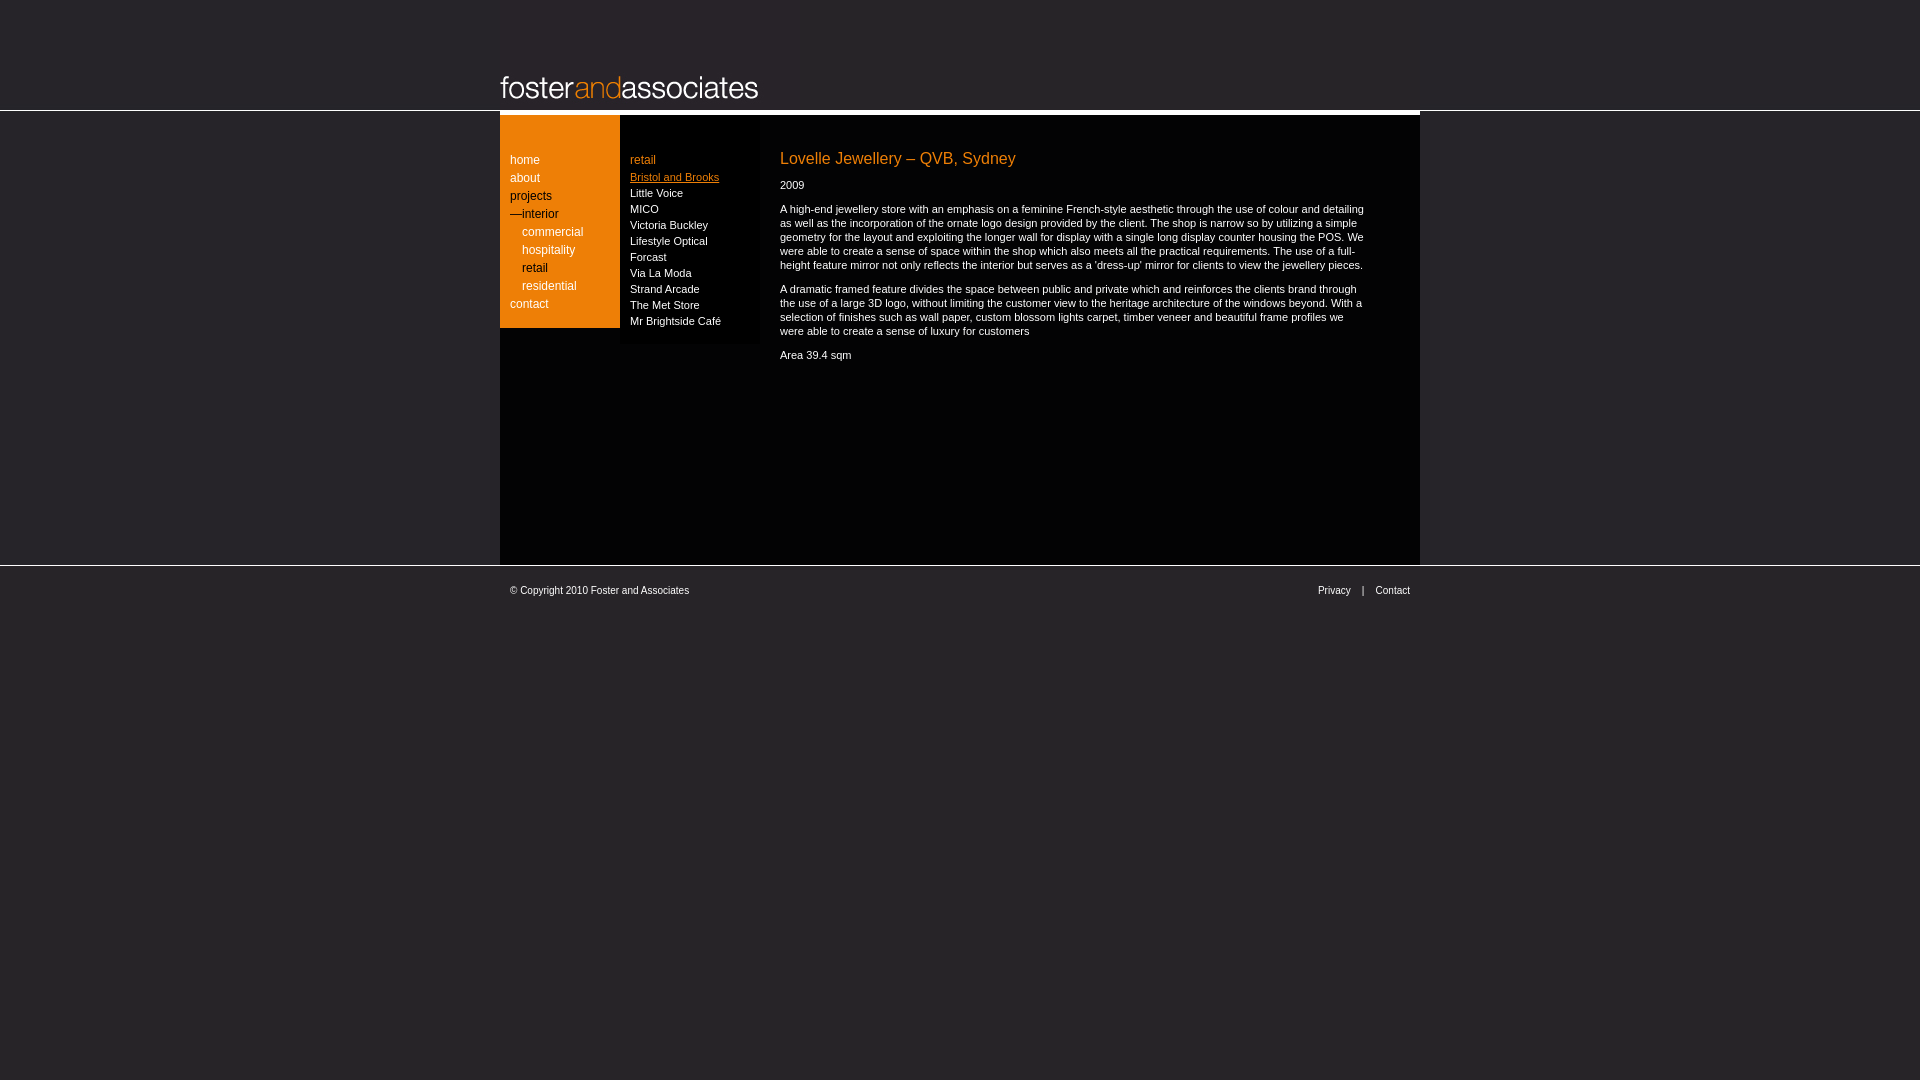  I want to click on 'Contact', so click(1375, 589).